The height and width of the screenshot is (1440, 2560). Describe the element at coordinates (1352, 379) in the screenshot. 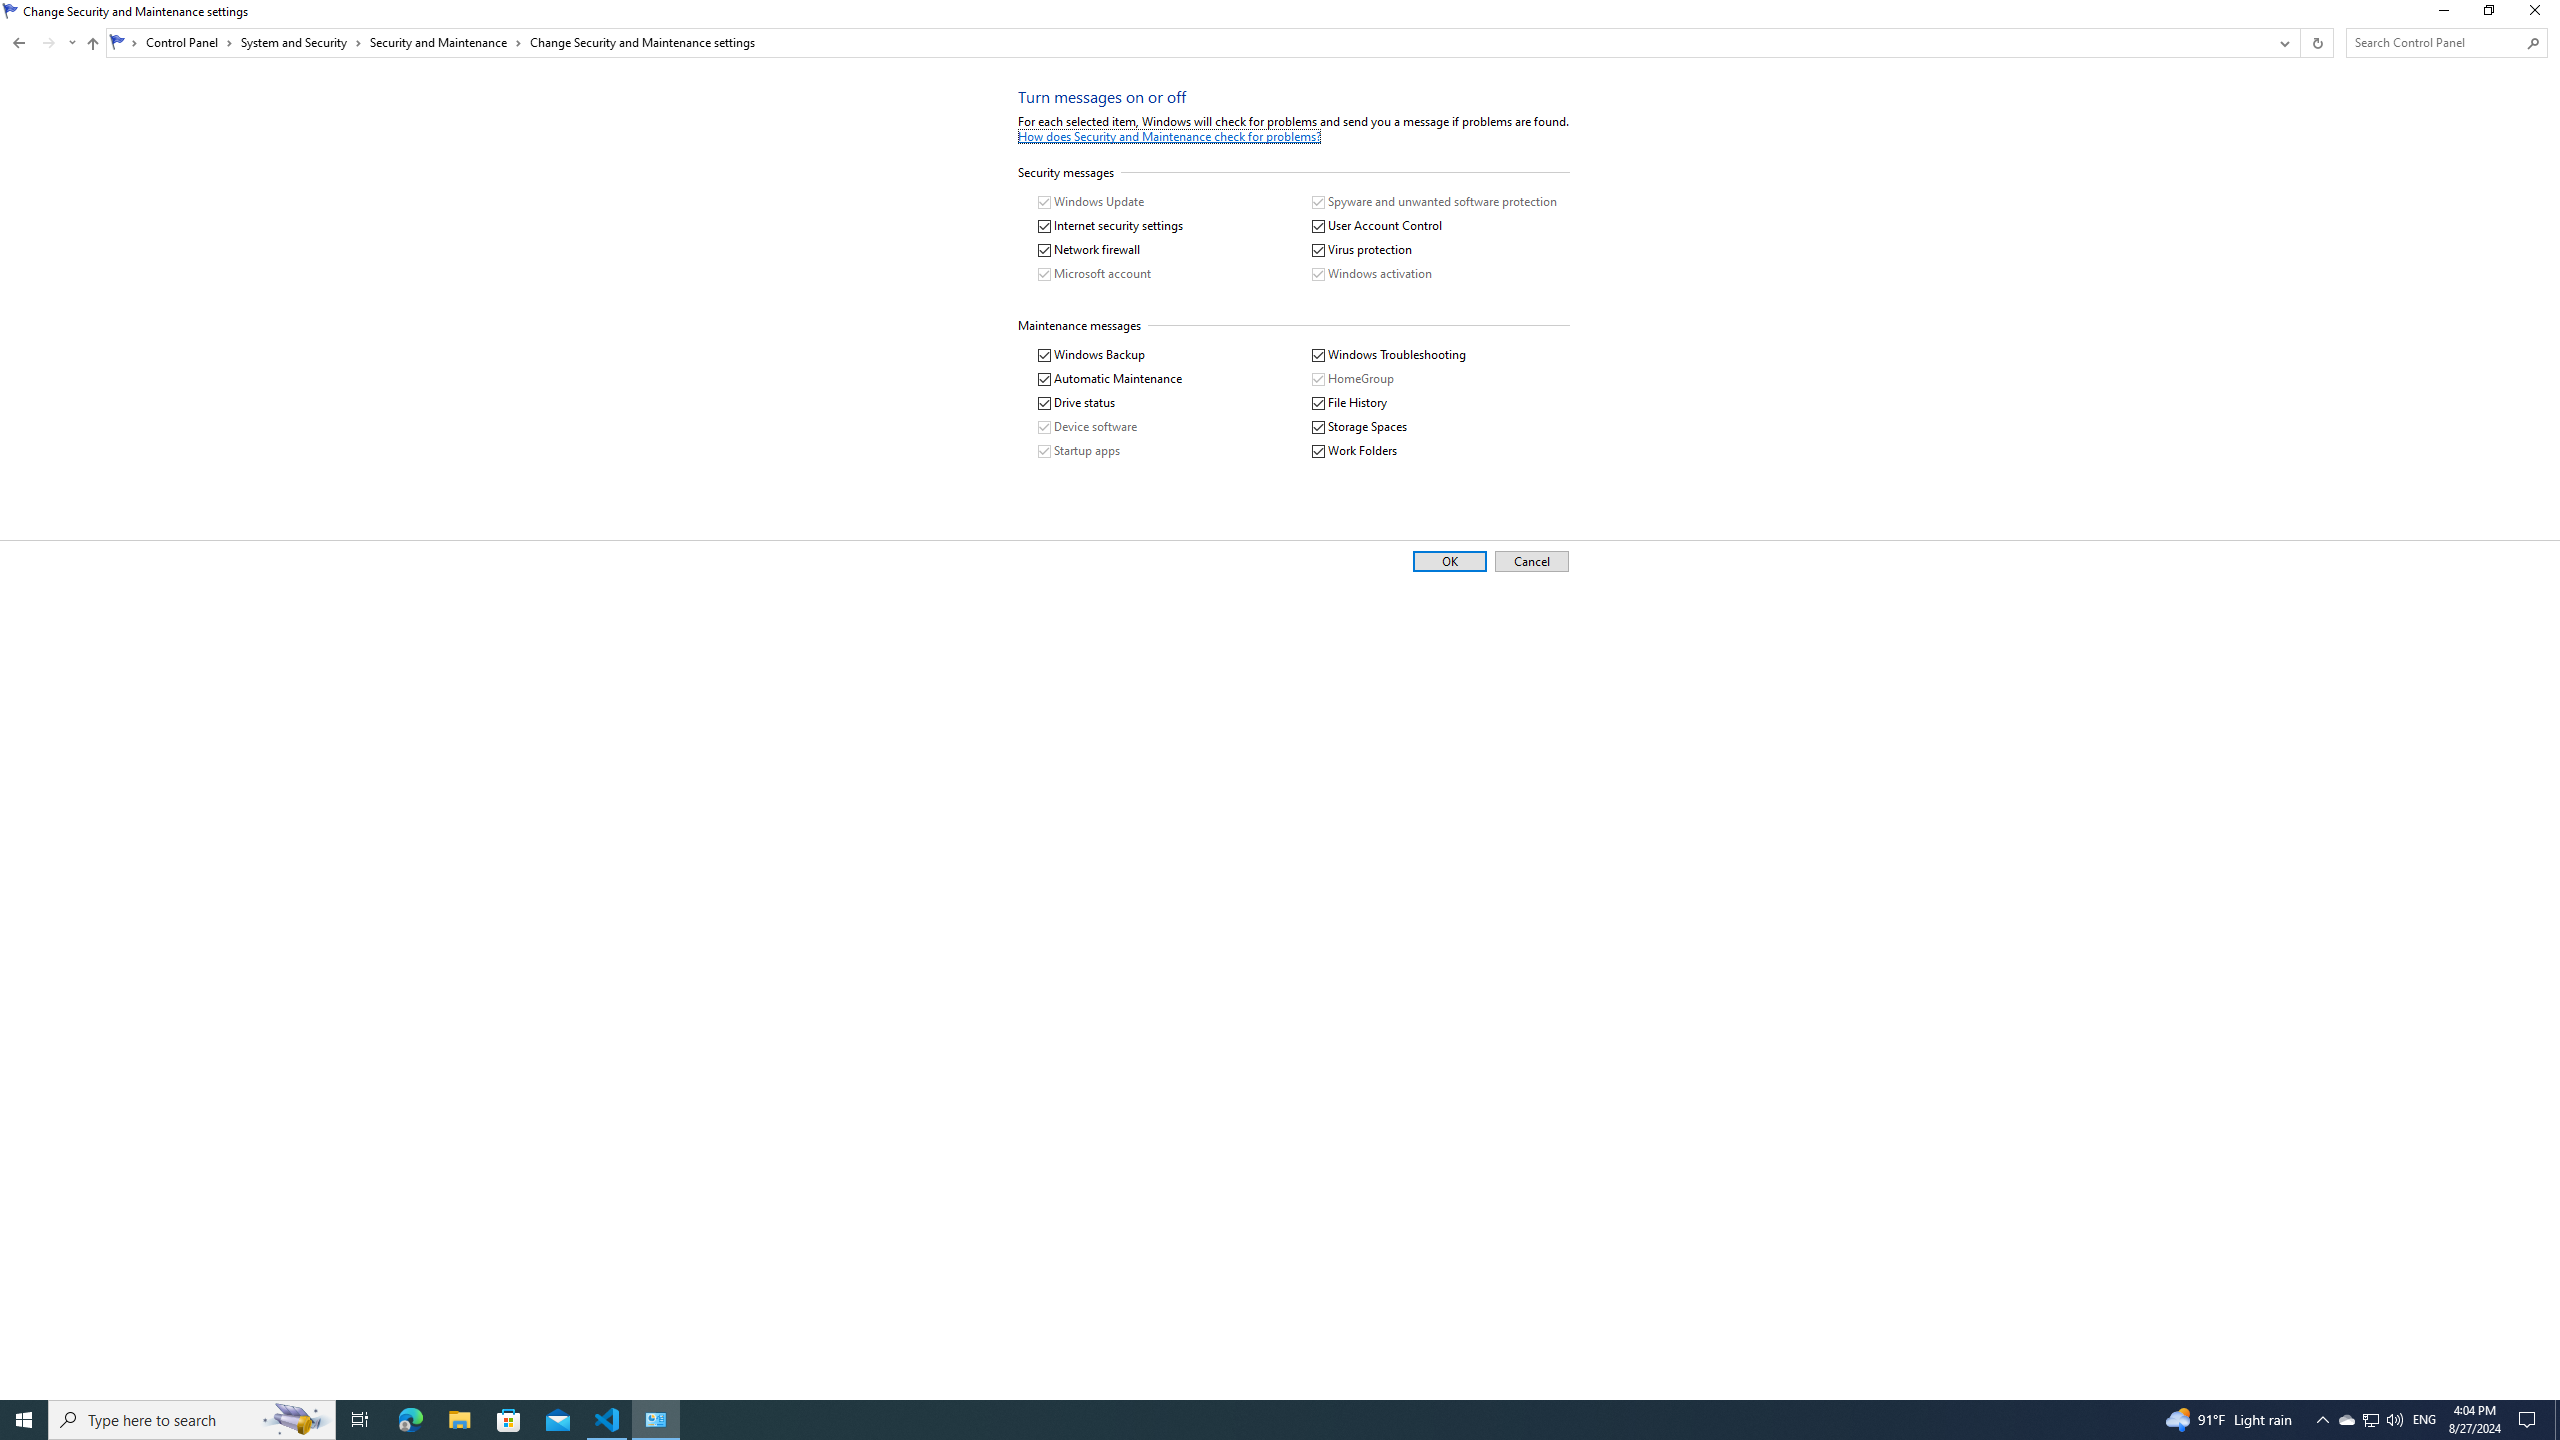

I see `'HomeGroup'` at that location.